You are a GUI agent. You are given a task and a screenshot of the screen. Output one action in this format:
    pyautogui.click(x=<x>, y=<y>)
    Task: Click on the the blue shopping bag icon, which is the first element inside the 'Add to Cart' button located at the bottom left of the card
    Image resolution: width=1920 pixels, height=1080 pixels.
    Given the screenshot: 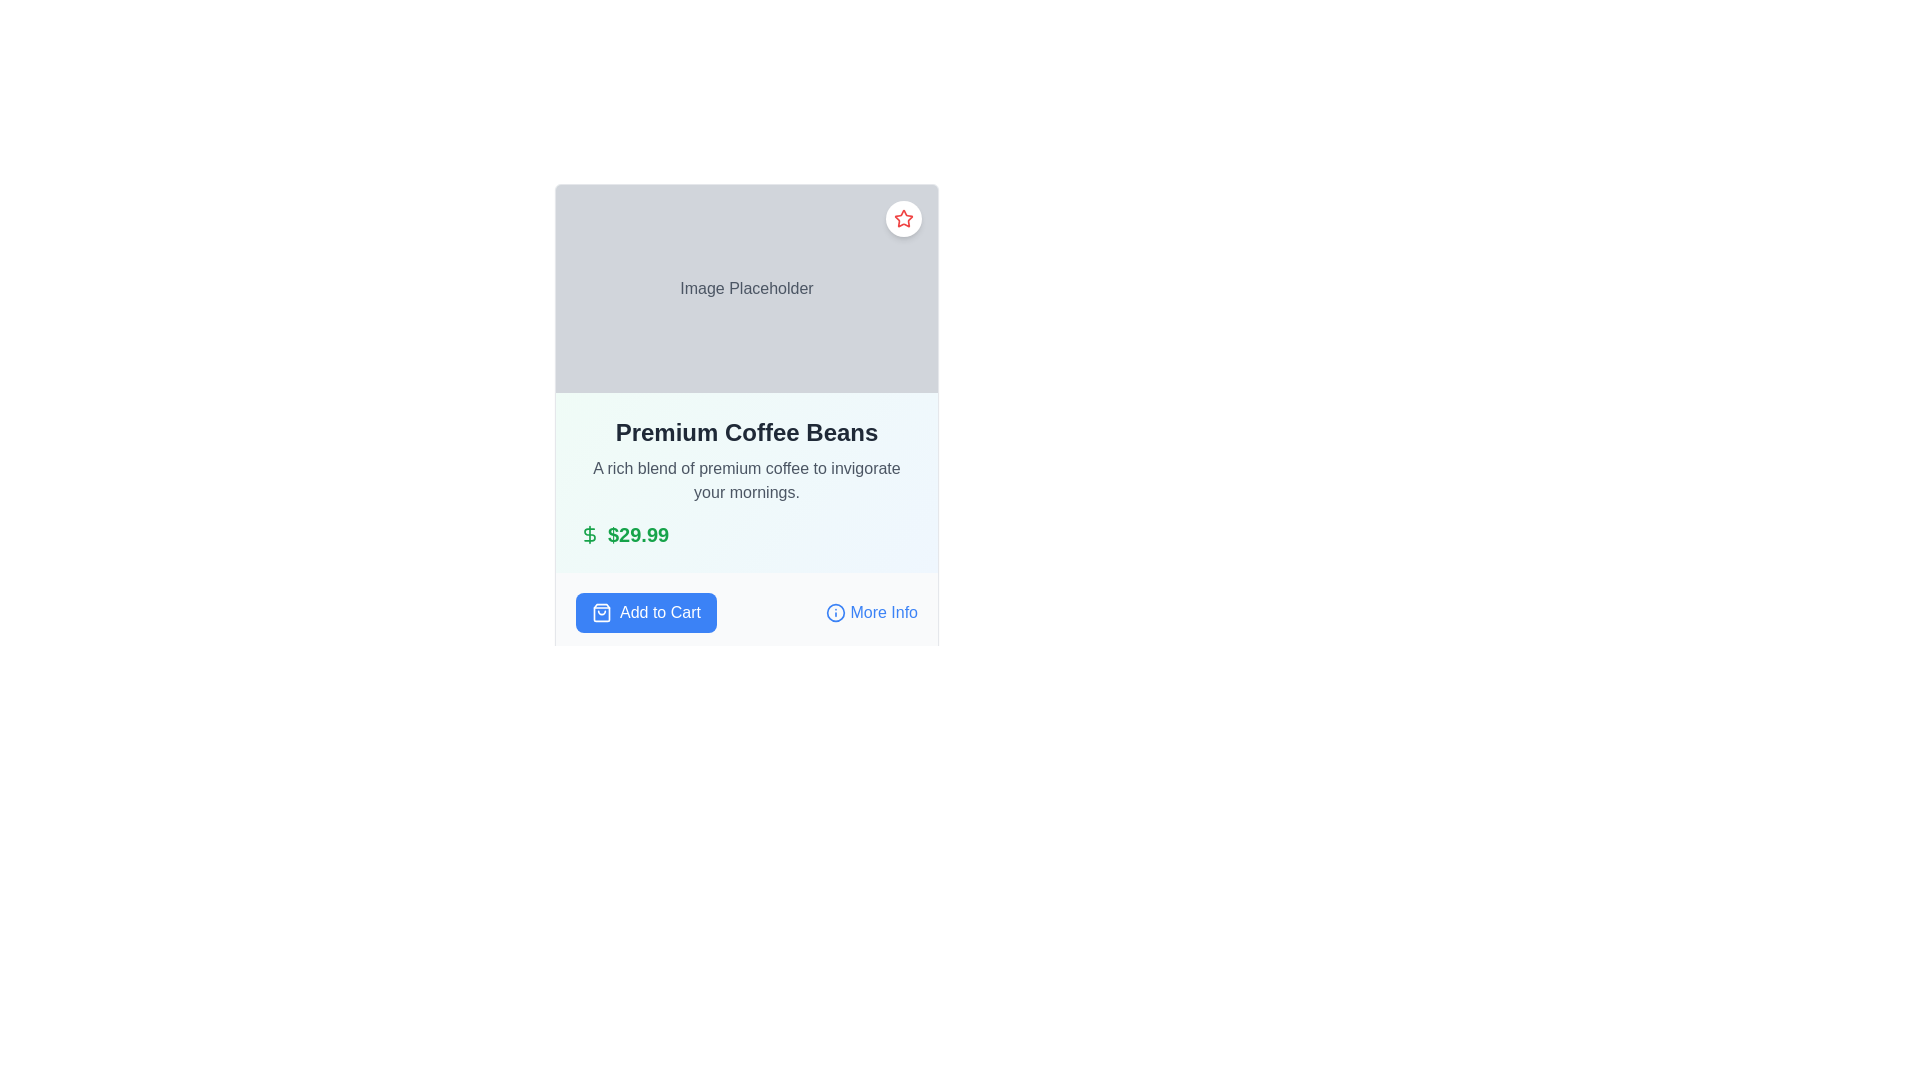 What is the action you would take?
    pyautogui.click(x=600, y=612)
    